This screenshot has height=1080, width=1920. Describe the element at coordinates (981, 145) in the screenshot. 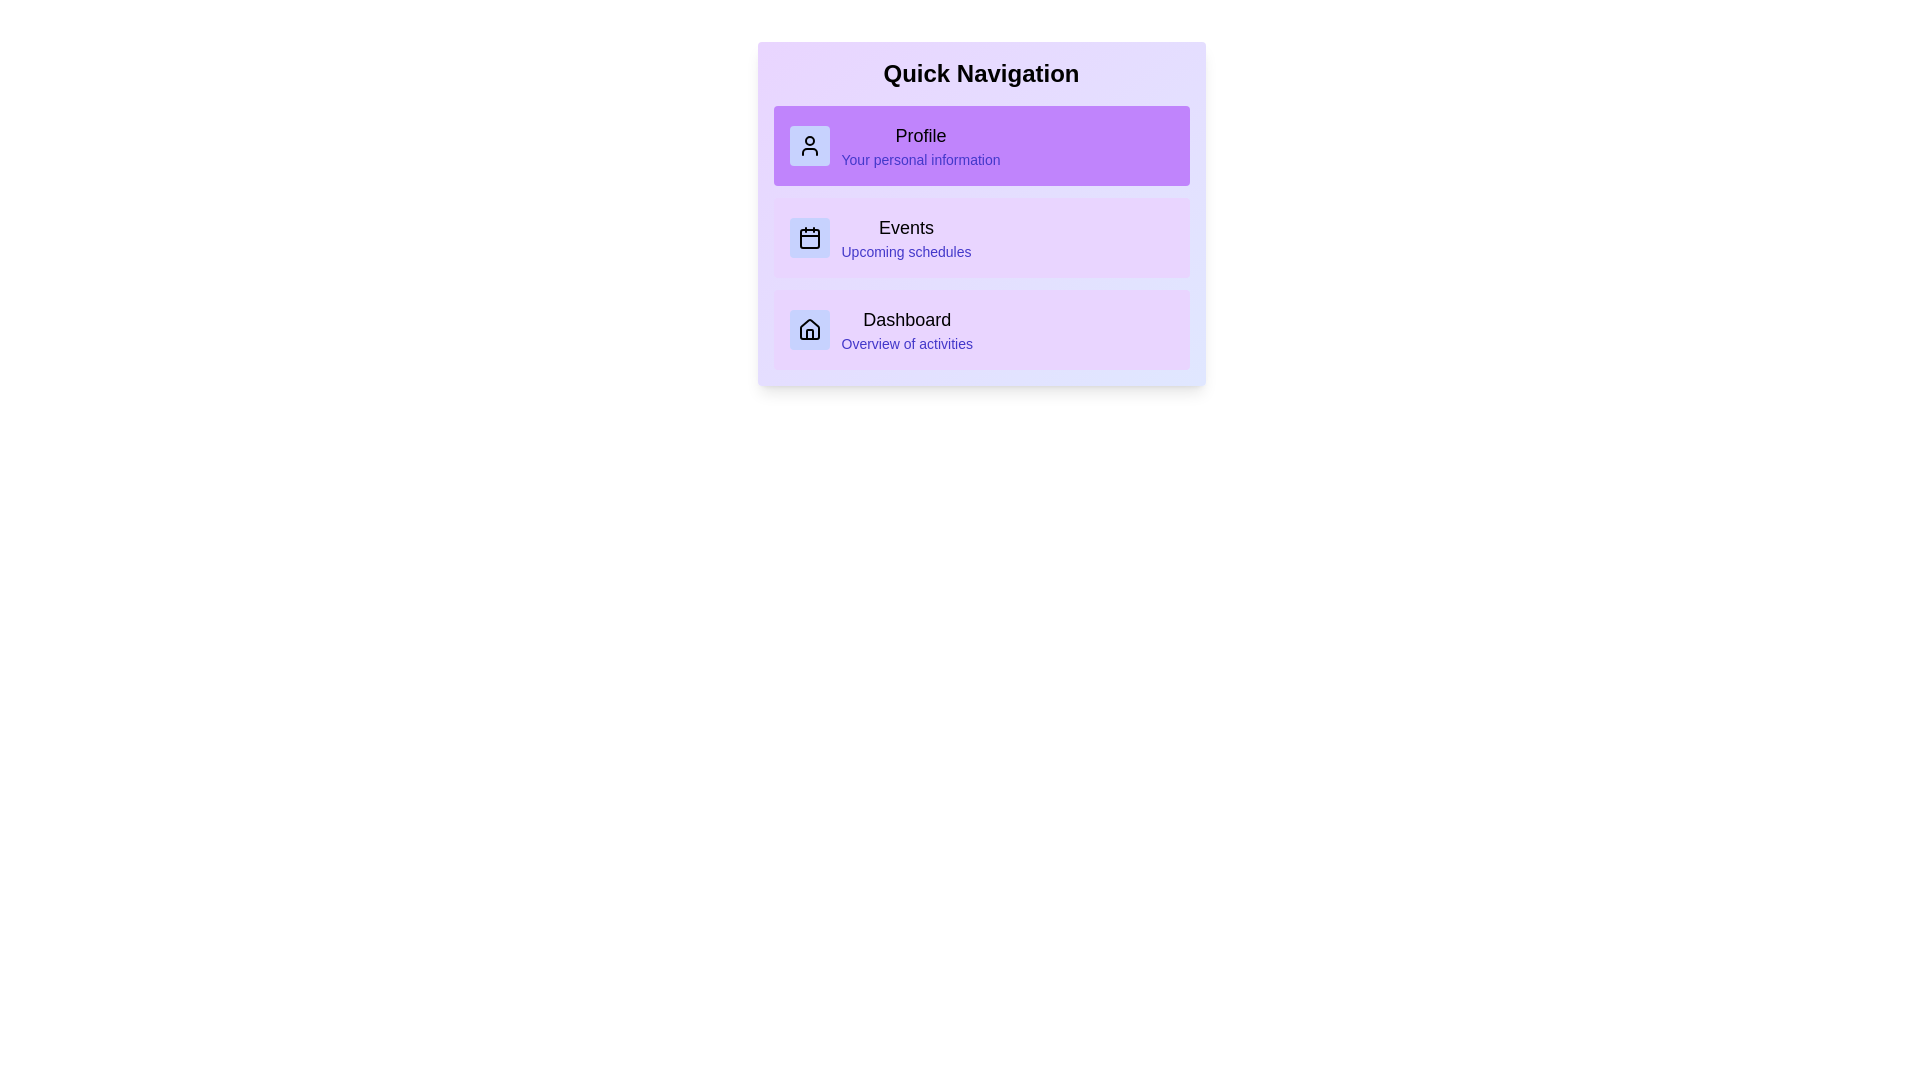

I see `the menu item labeled Profile to preview its description` at that location.